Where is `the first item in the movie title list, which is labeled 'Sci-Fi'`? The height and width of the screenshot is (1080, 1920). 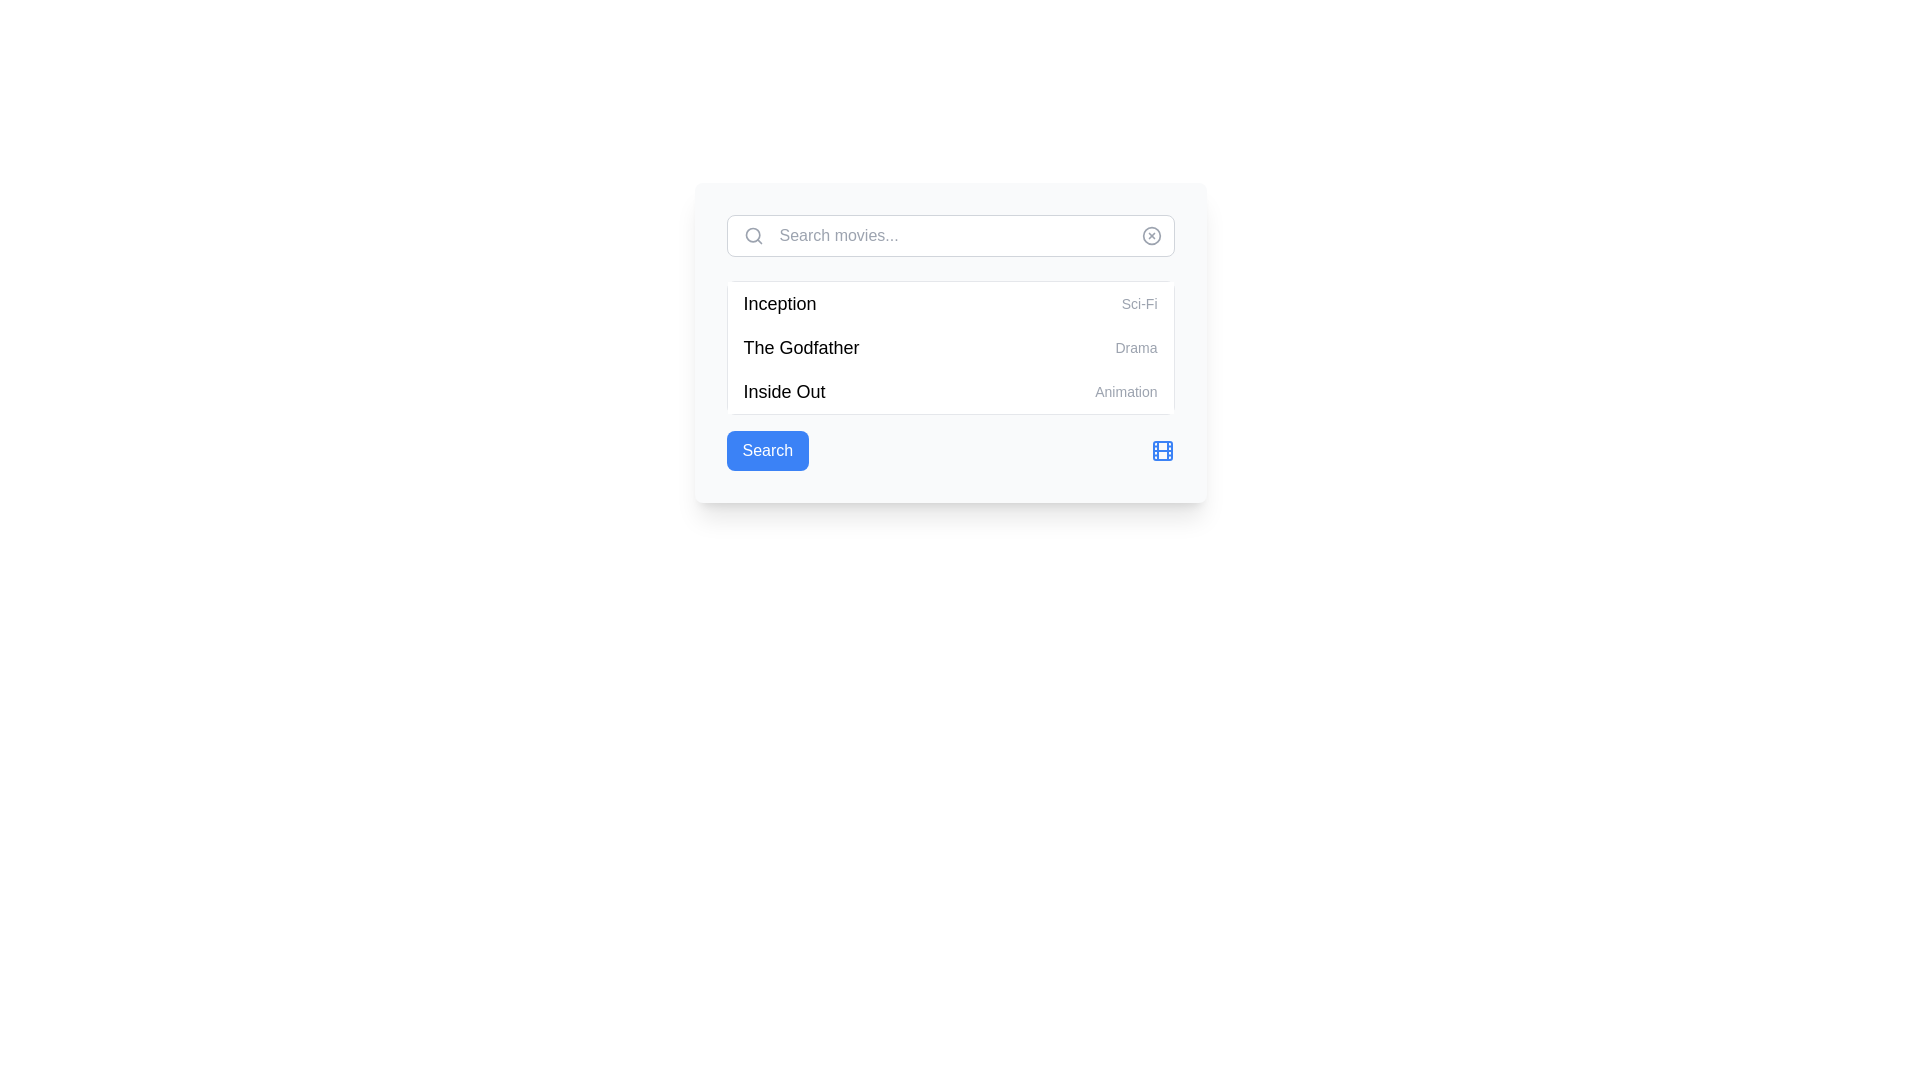 the first item in the movie title list, which is labeled 'Sci-Fi' is located at coordinates (779, 304).